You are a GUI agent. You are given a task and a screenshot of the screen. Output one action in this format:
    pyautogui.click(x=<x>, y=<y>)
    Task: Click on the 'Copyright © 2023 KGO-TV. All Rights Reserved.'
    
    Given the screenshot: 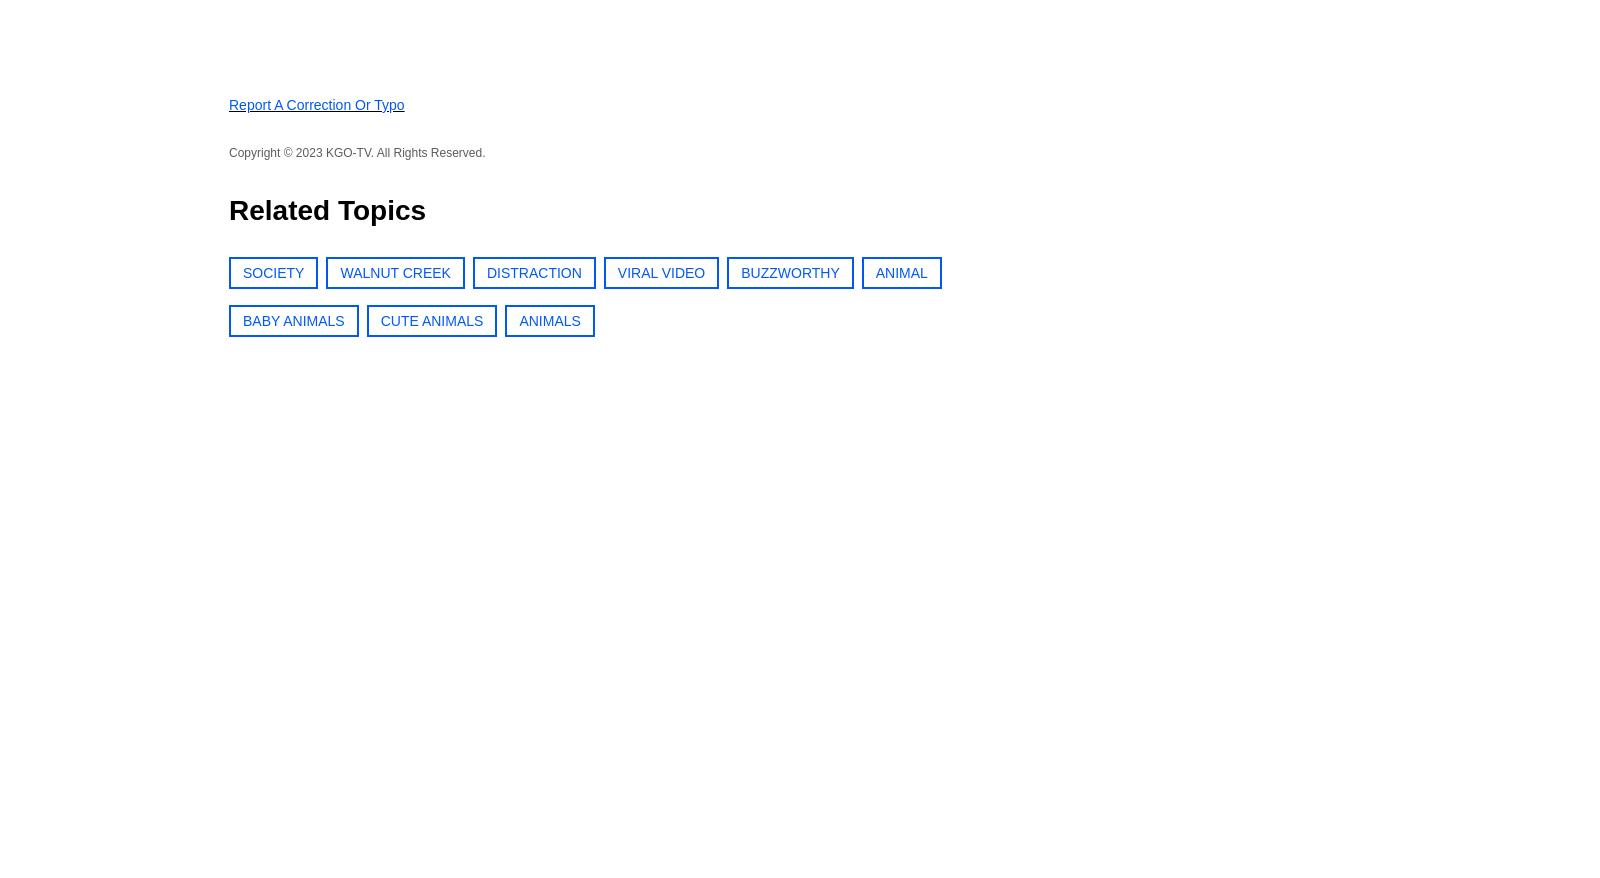 What is the action you would take?
    pyautogui.click(x=356, y=151)
    